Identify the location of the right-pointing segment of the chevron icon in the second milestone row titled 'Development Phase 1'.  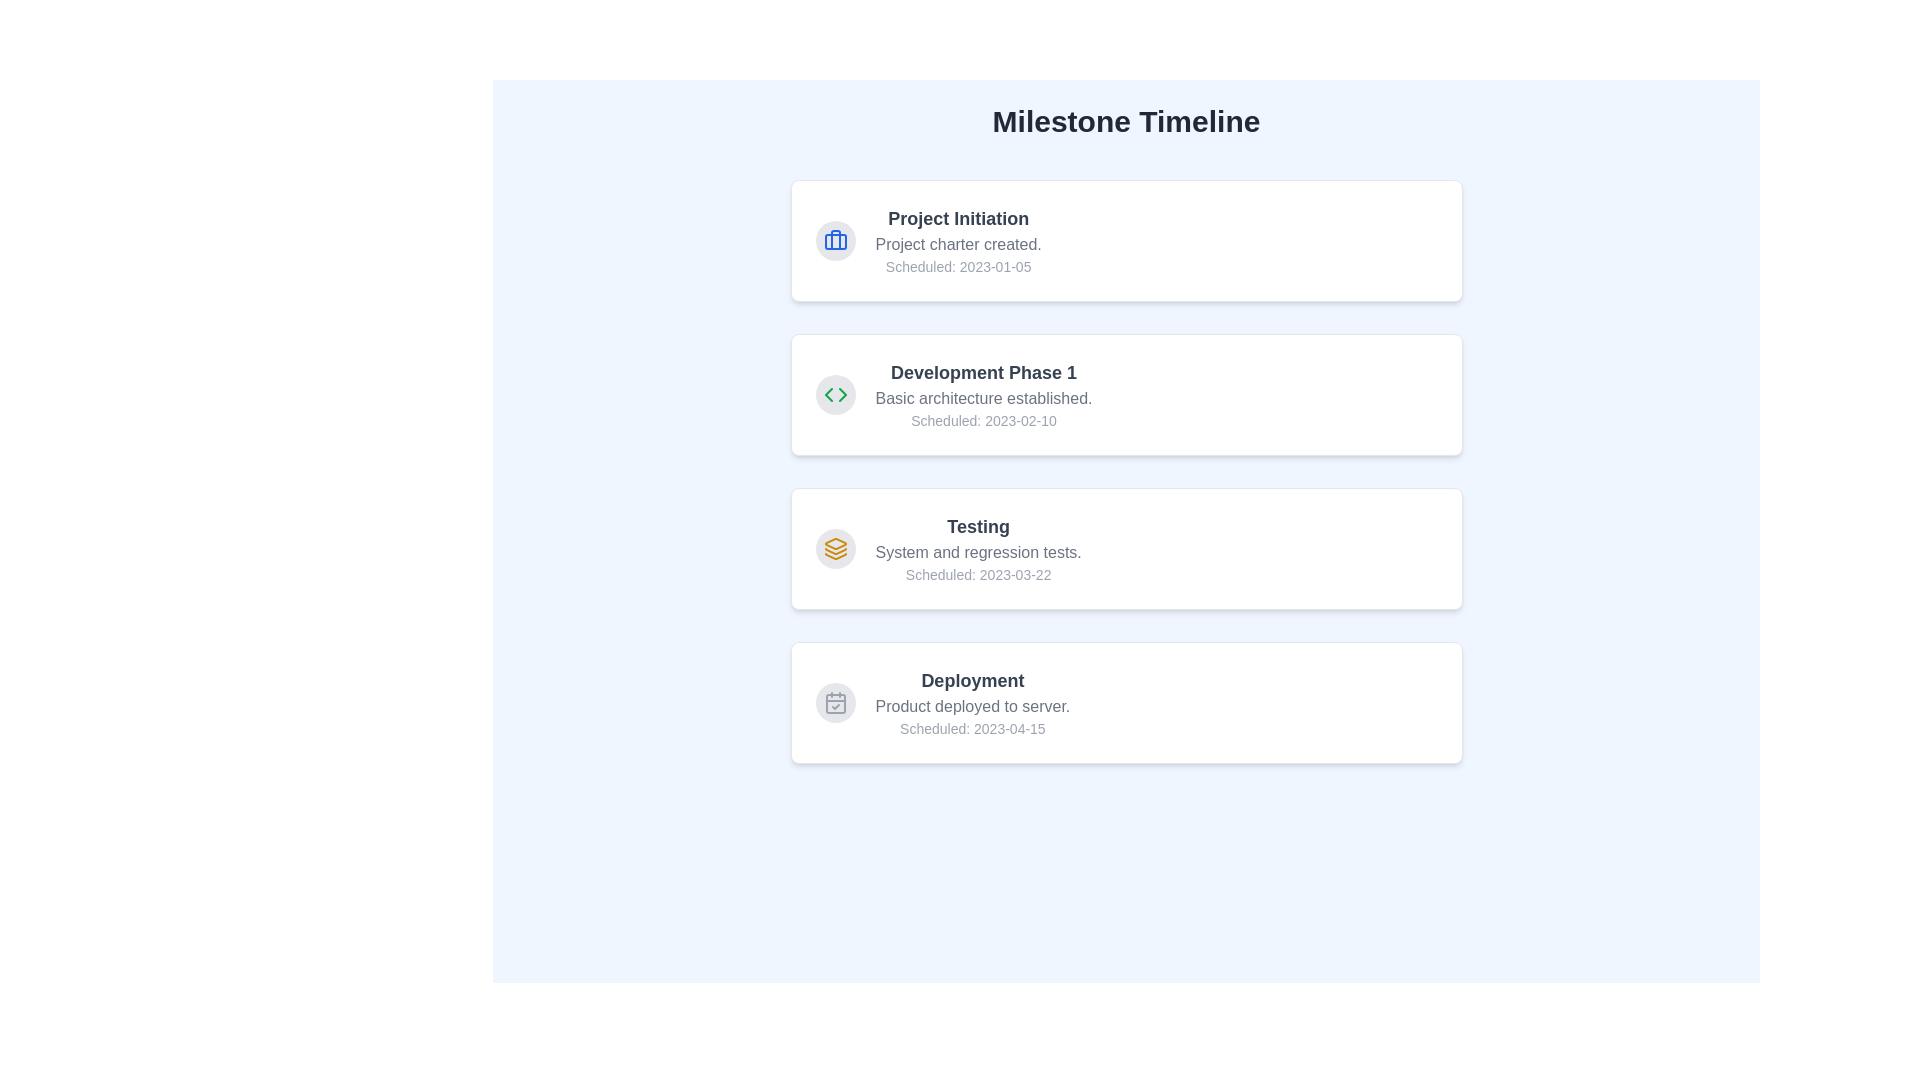
(842, 394).